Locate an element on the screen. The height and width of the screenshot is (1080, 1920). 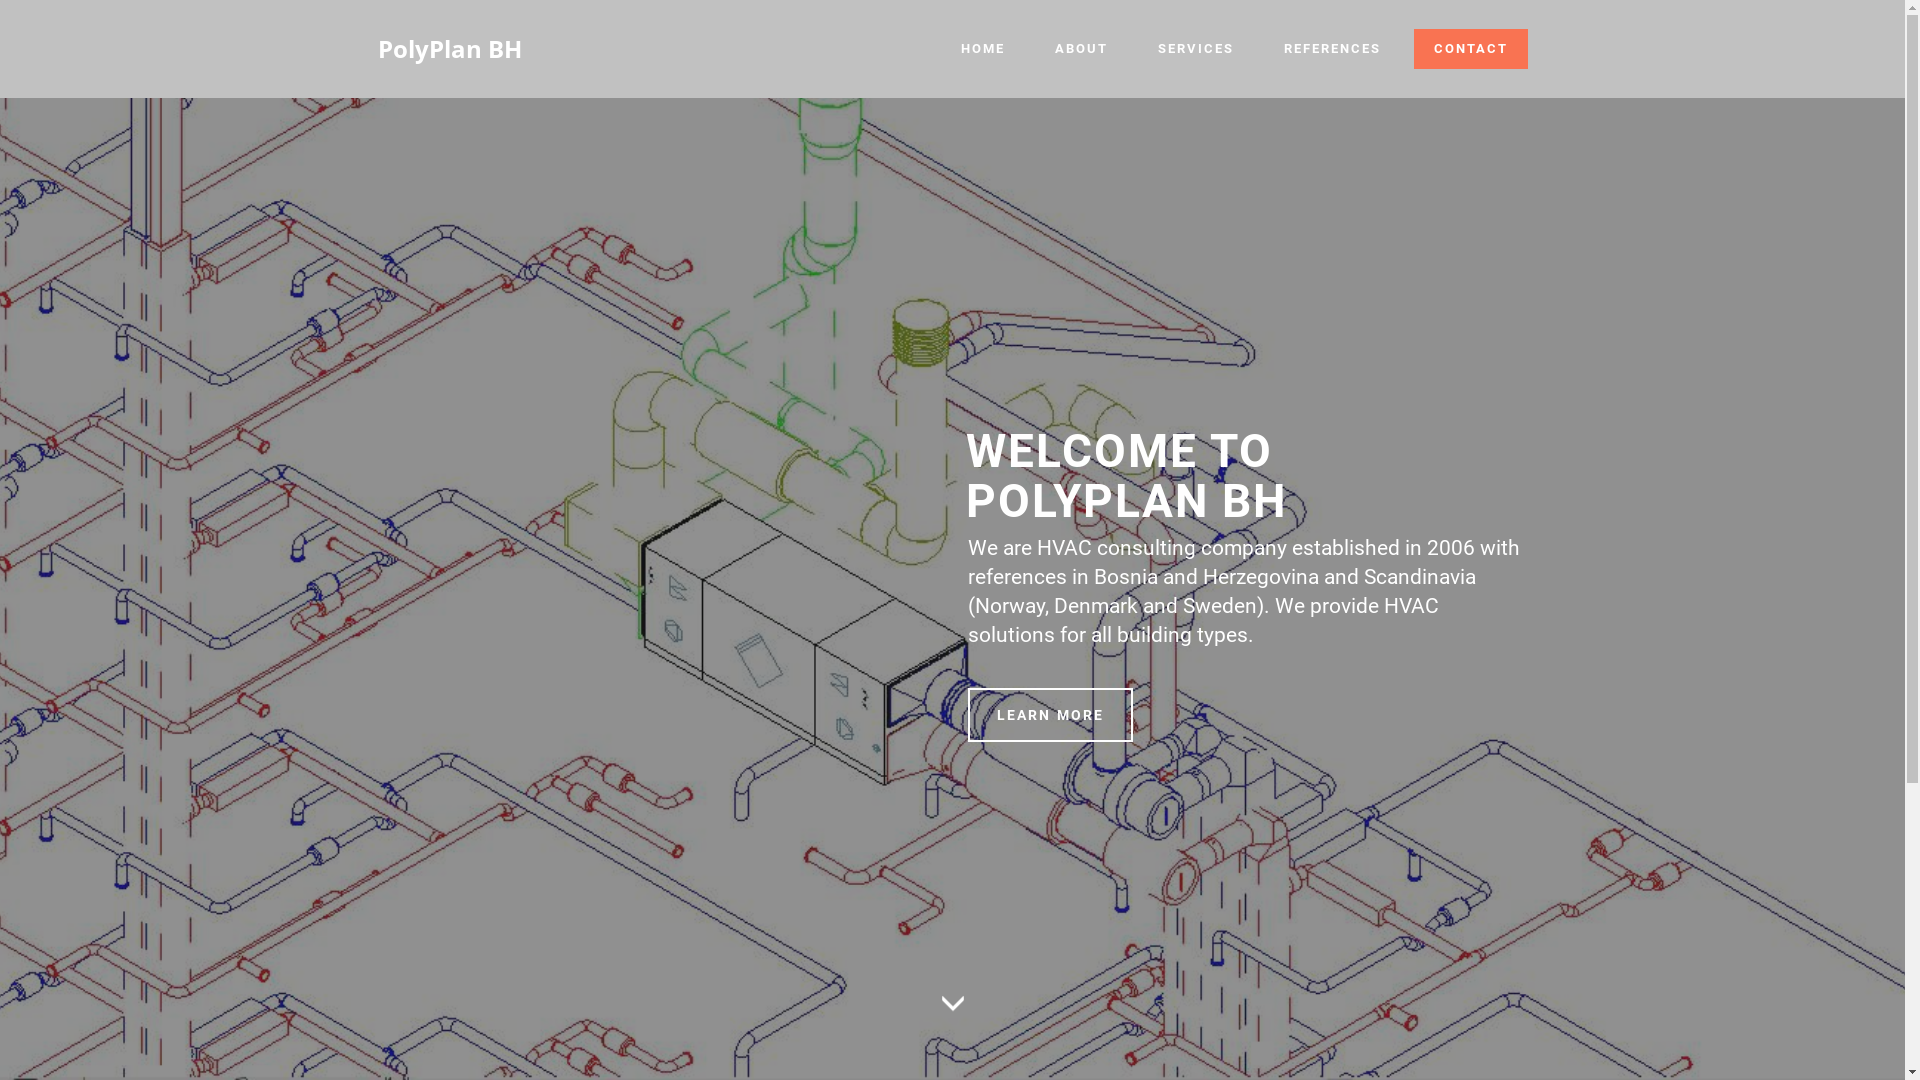
'ABOUT' is located at coordinates (1079, 48).